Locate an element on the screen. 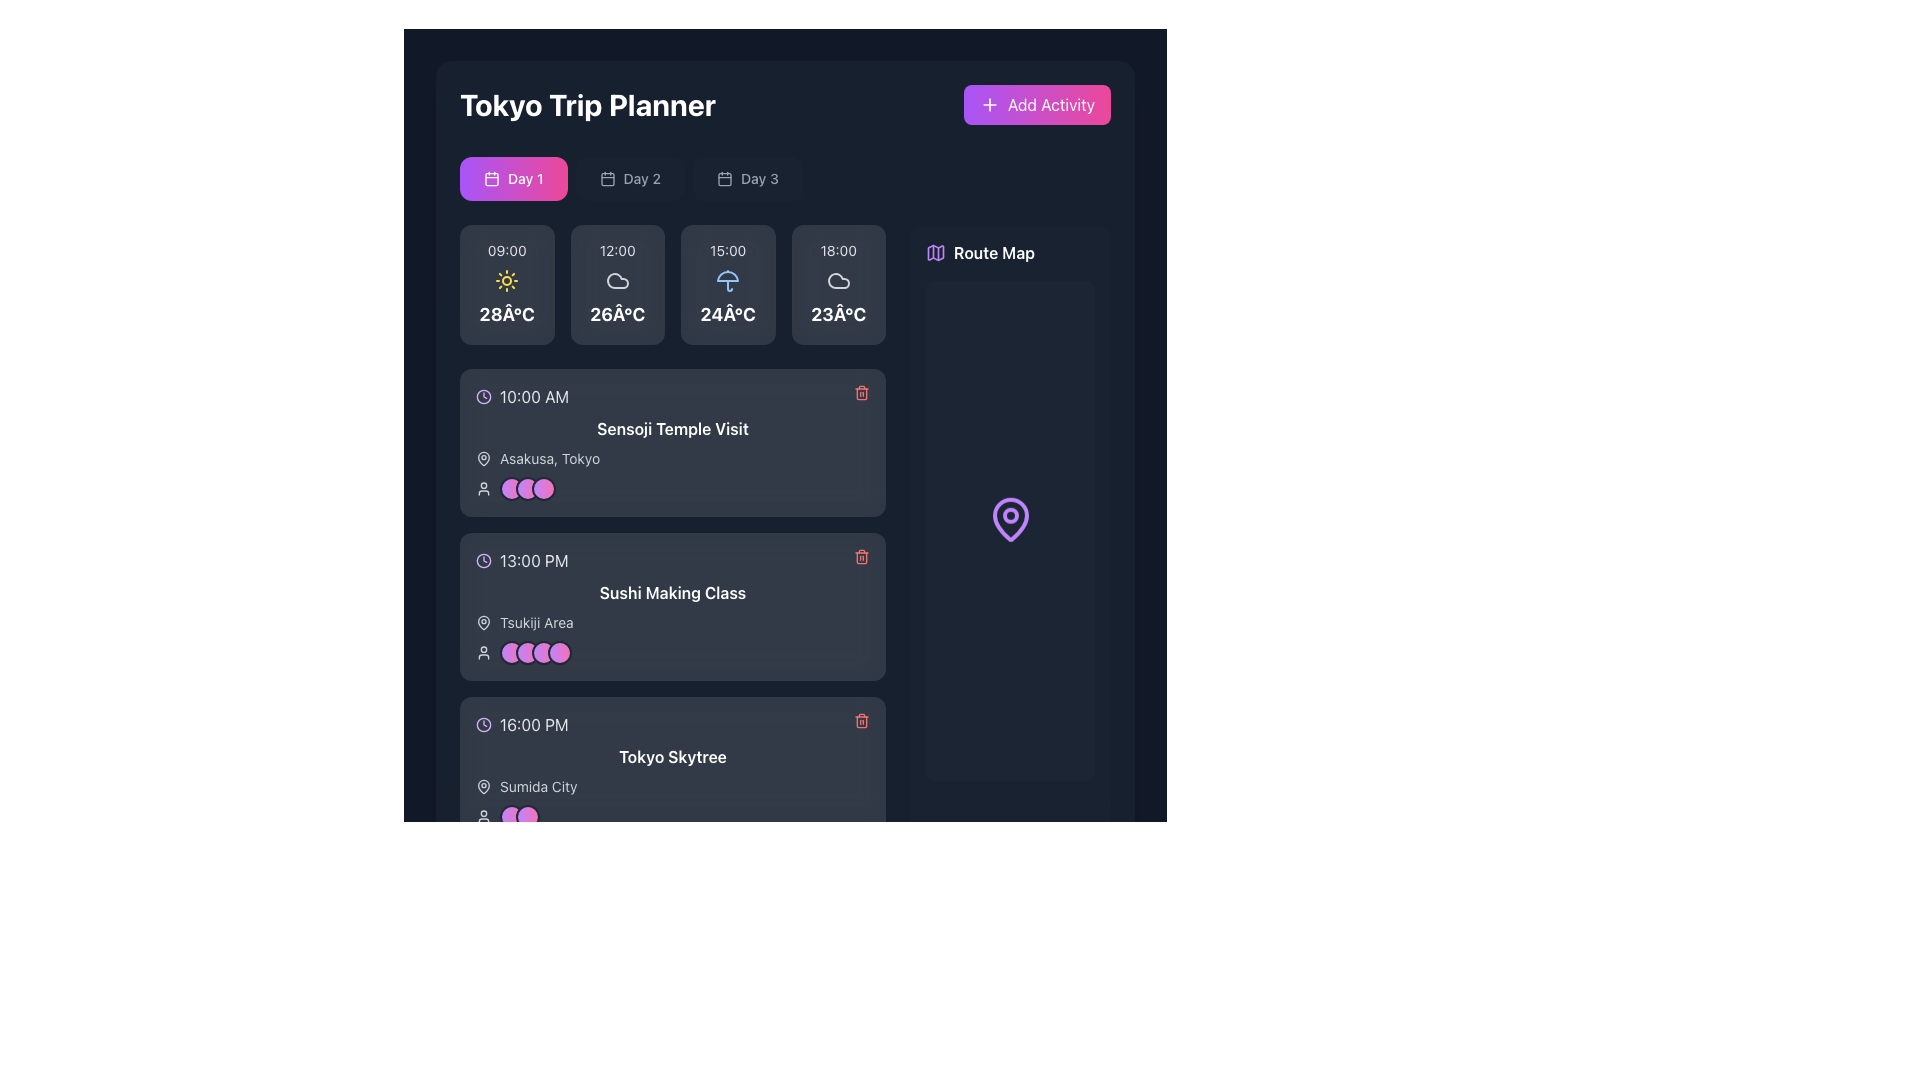 This screenshot has width=1920, height=1080. the decorative map icon located in the 'Route Map' section, positioned to the right of the main itinerary section is located at coordinates (935, 252).